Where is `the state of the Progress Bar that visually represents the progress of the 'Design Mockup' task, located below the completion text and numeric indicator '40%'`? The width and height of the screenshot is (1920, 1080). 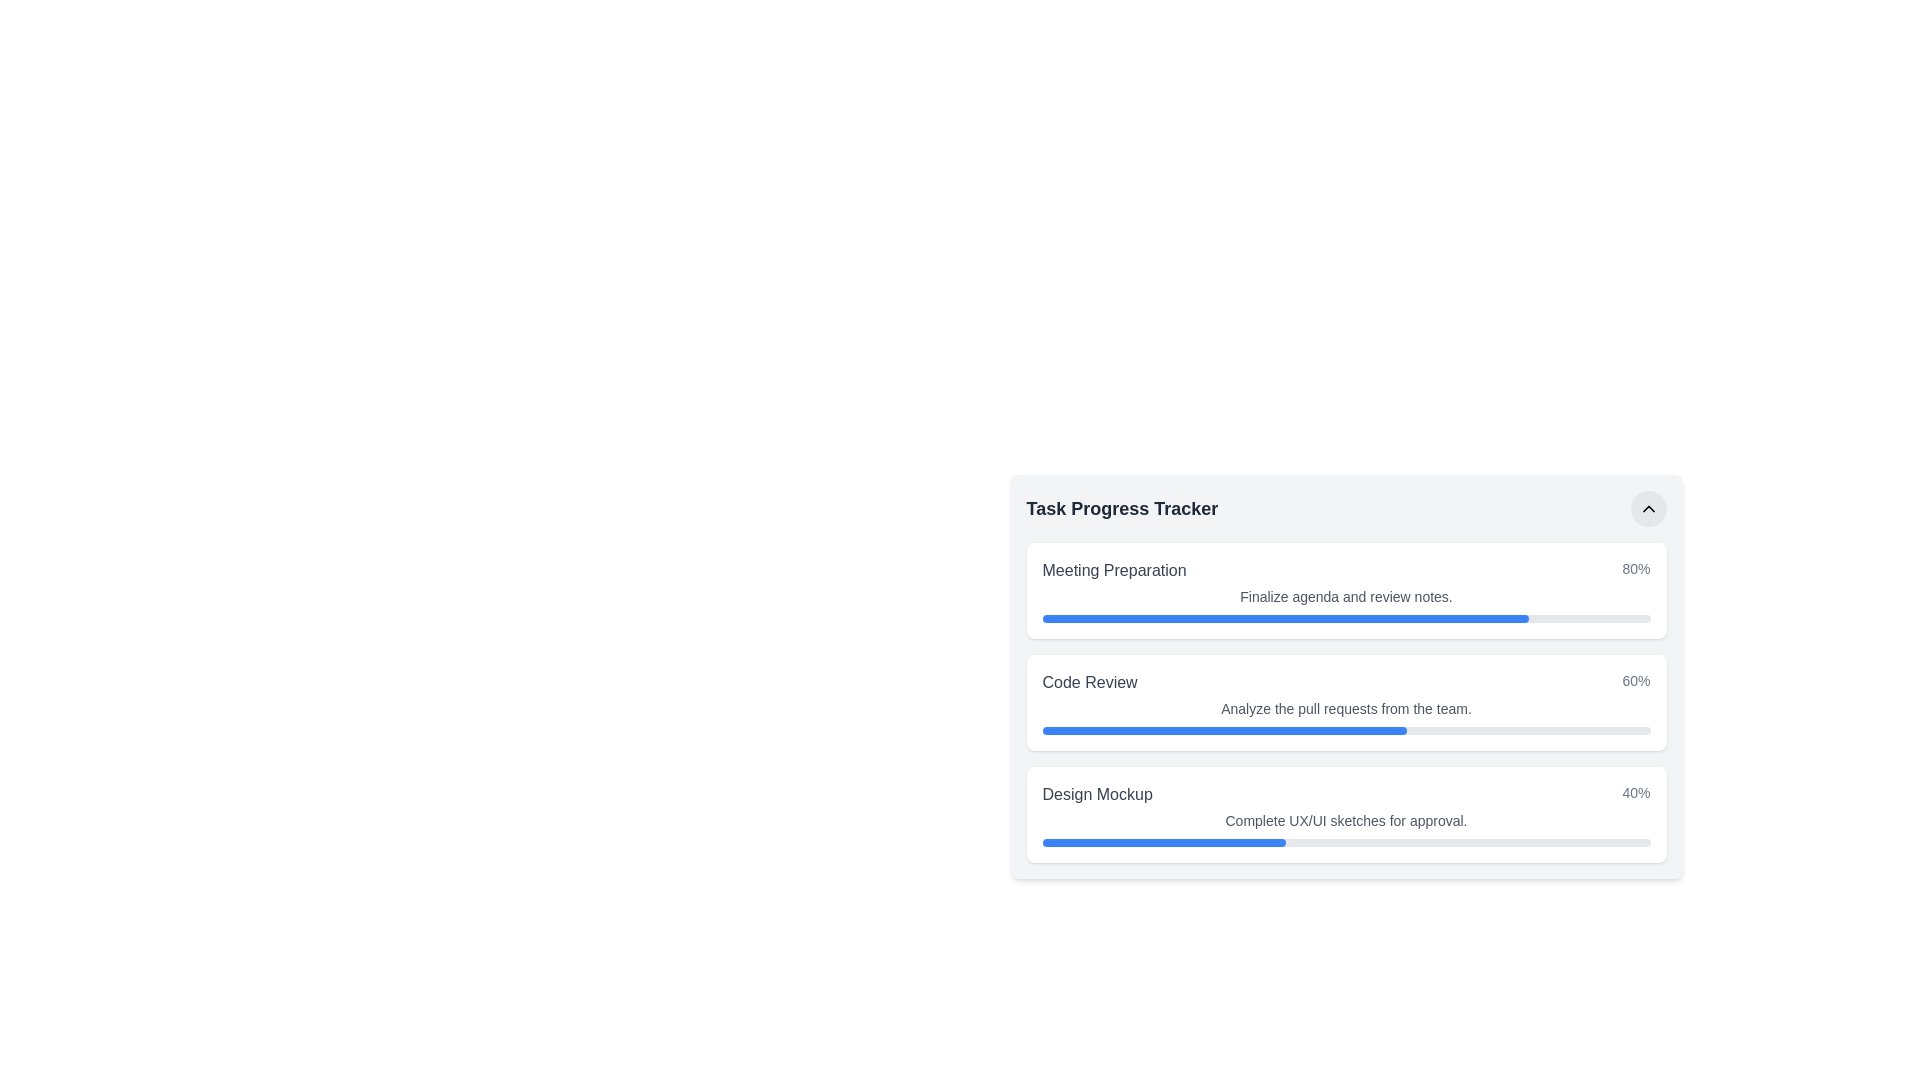
the state of the Progress Bar that visually represents the progress of the 'Design Mockup' task, located below the completion text and numeric indicator '40%' is located at coordinates (1346, 843).